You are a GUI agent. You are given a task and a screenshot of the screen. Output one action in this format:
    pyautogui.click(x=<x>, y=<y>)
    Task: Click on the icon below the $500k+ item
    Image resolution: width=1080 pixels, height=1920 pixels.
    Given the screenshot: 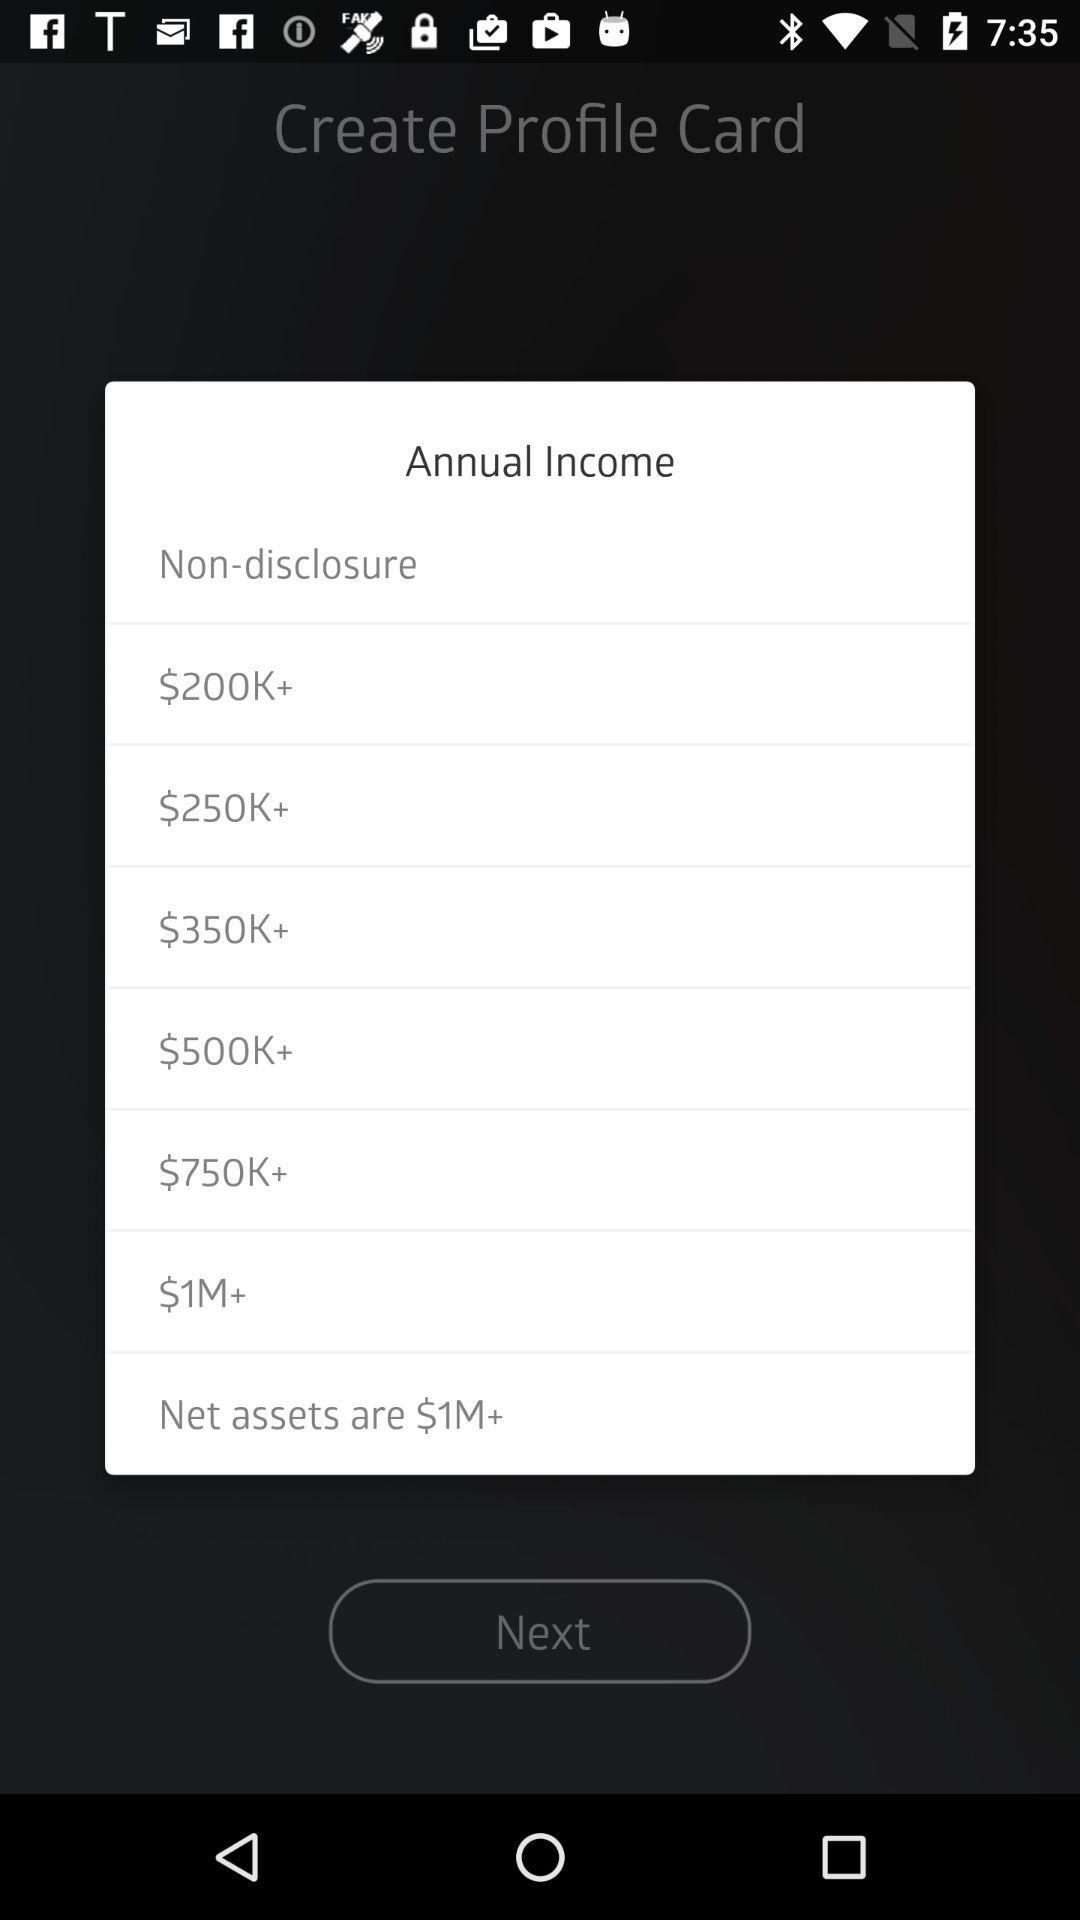 What is the action you would take?
    pyautogui.click(x=540, y=1170)
    